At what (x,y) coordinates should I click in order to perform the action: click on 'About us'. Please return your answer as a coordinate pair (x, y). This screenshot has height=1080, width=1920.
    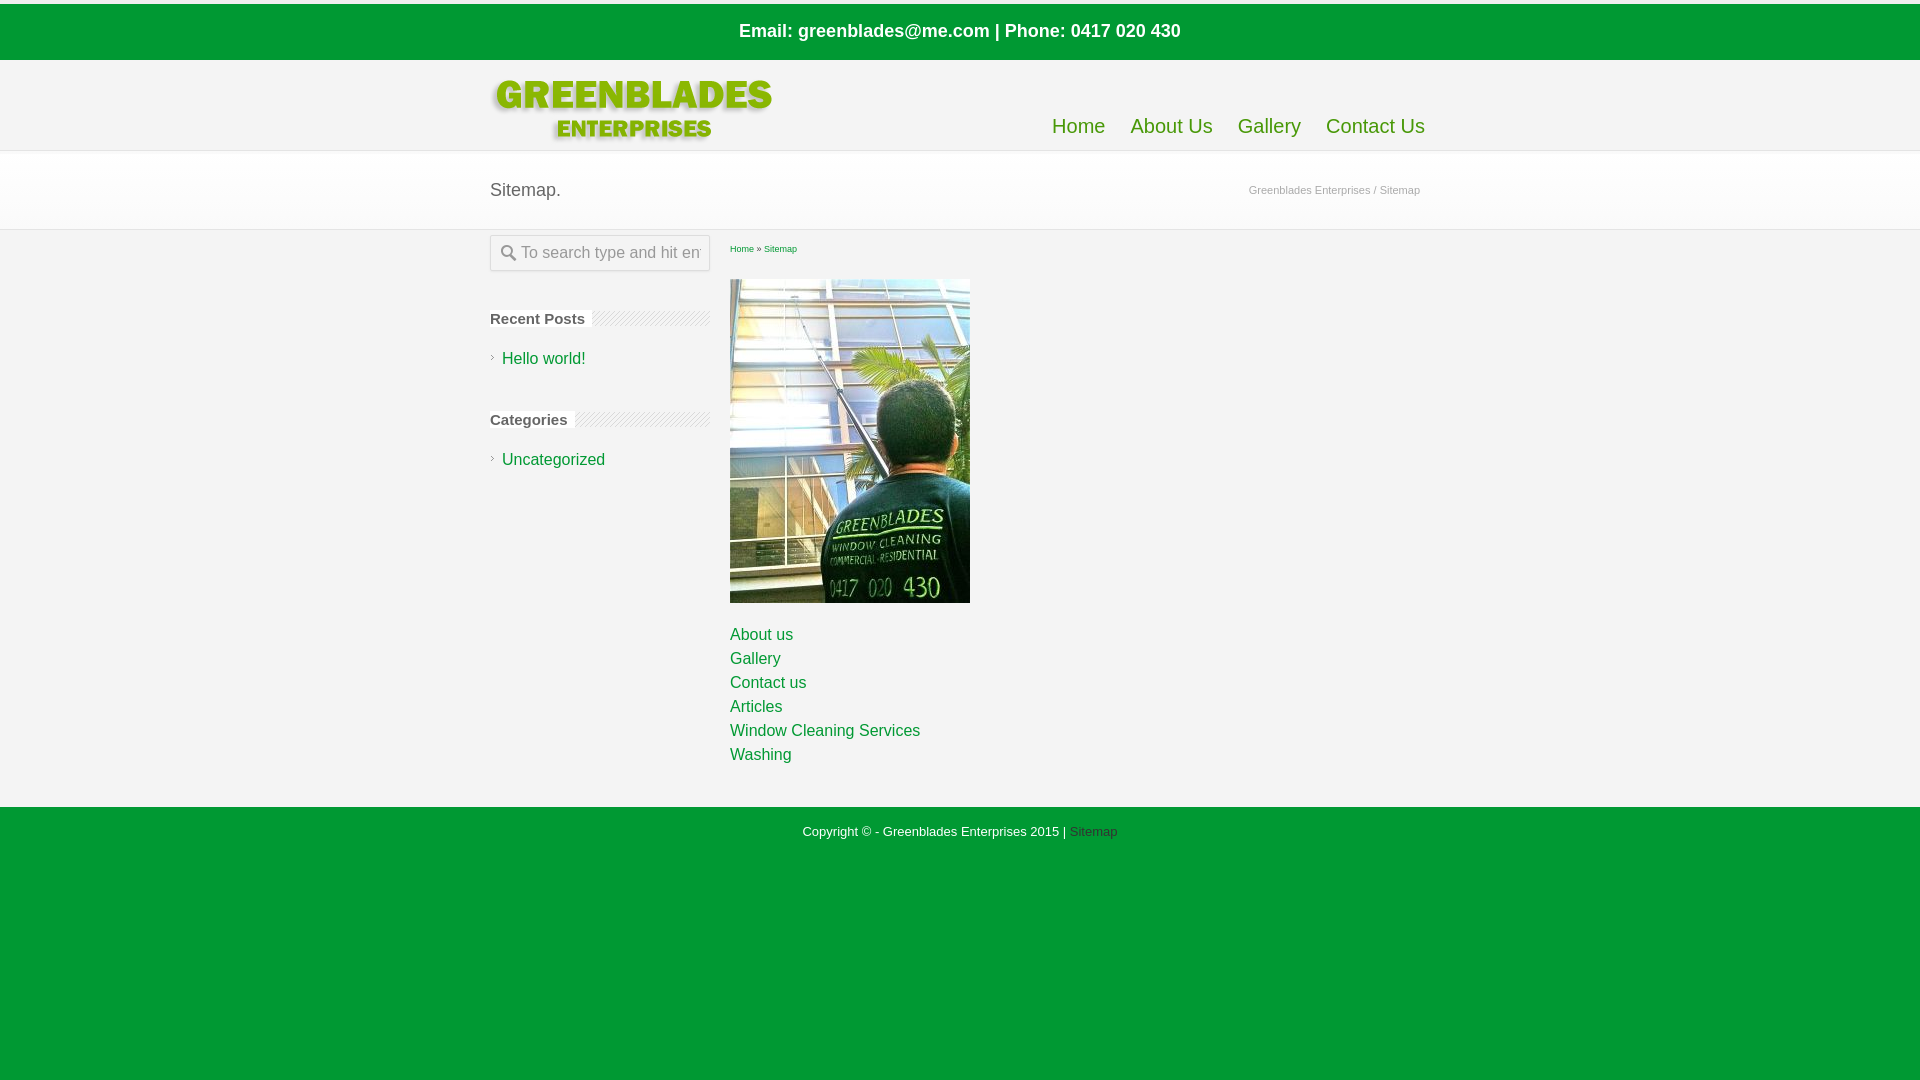
    Looking at the image, I should click on (760, 634).